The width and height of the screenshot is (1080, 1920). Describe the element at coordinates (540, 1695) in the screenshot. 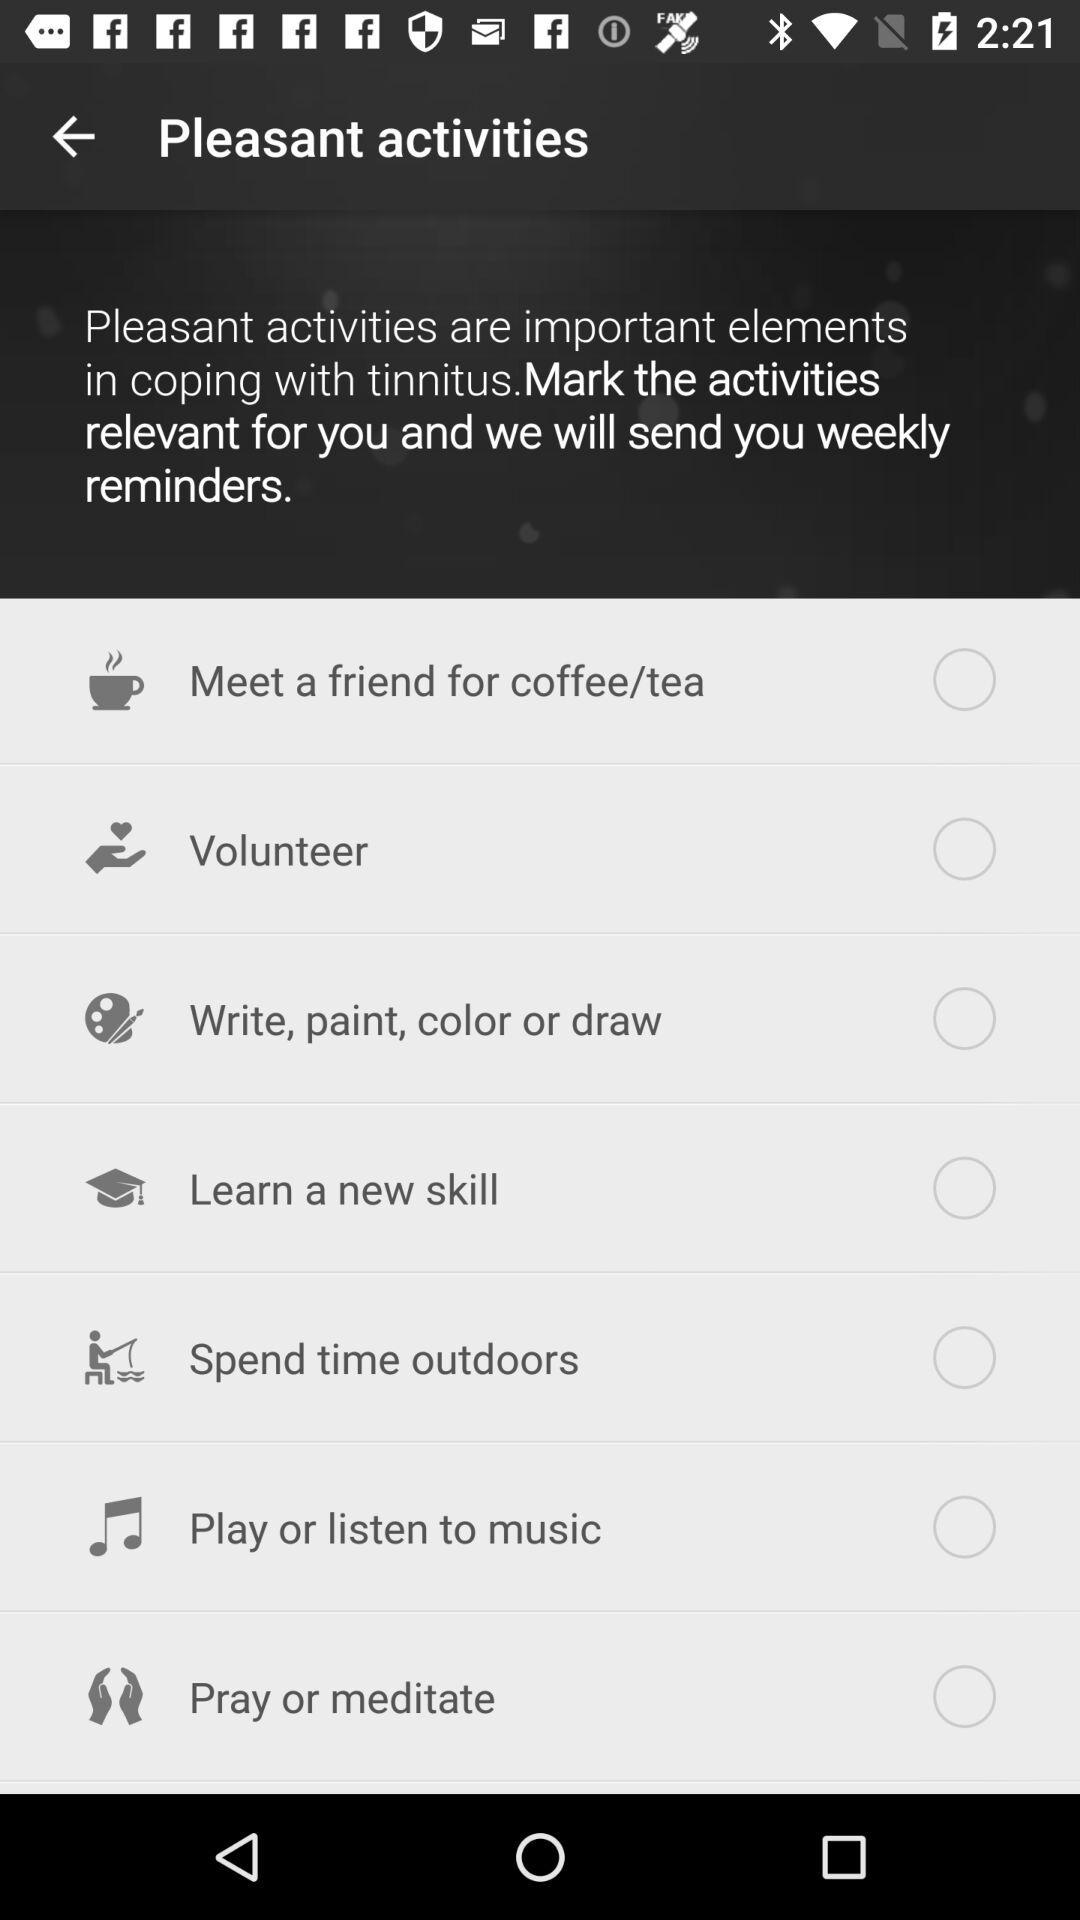

I see `pray or meditate` at that location.